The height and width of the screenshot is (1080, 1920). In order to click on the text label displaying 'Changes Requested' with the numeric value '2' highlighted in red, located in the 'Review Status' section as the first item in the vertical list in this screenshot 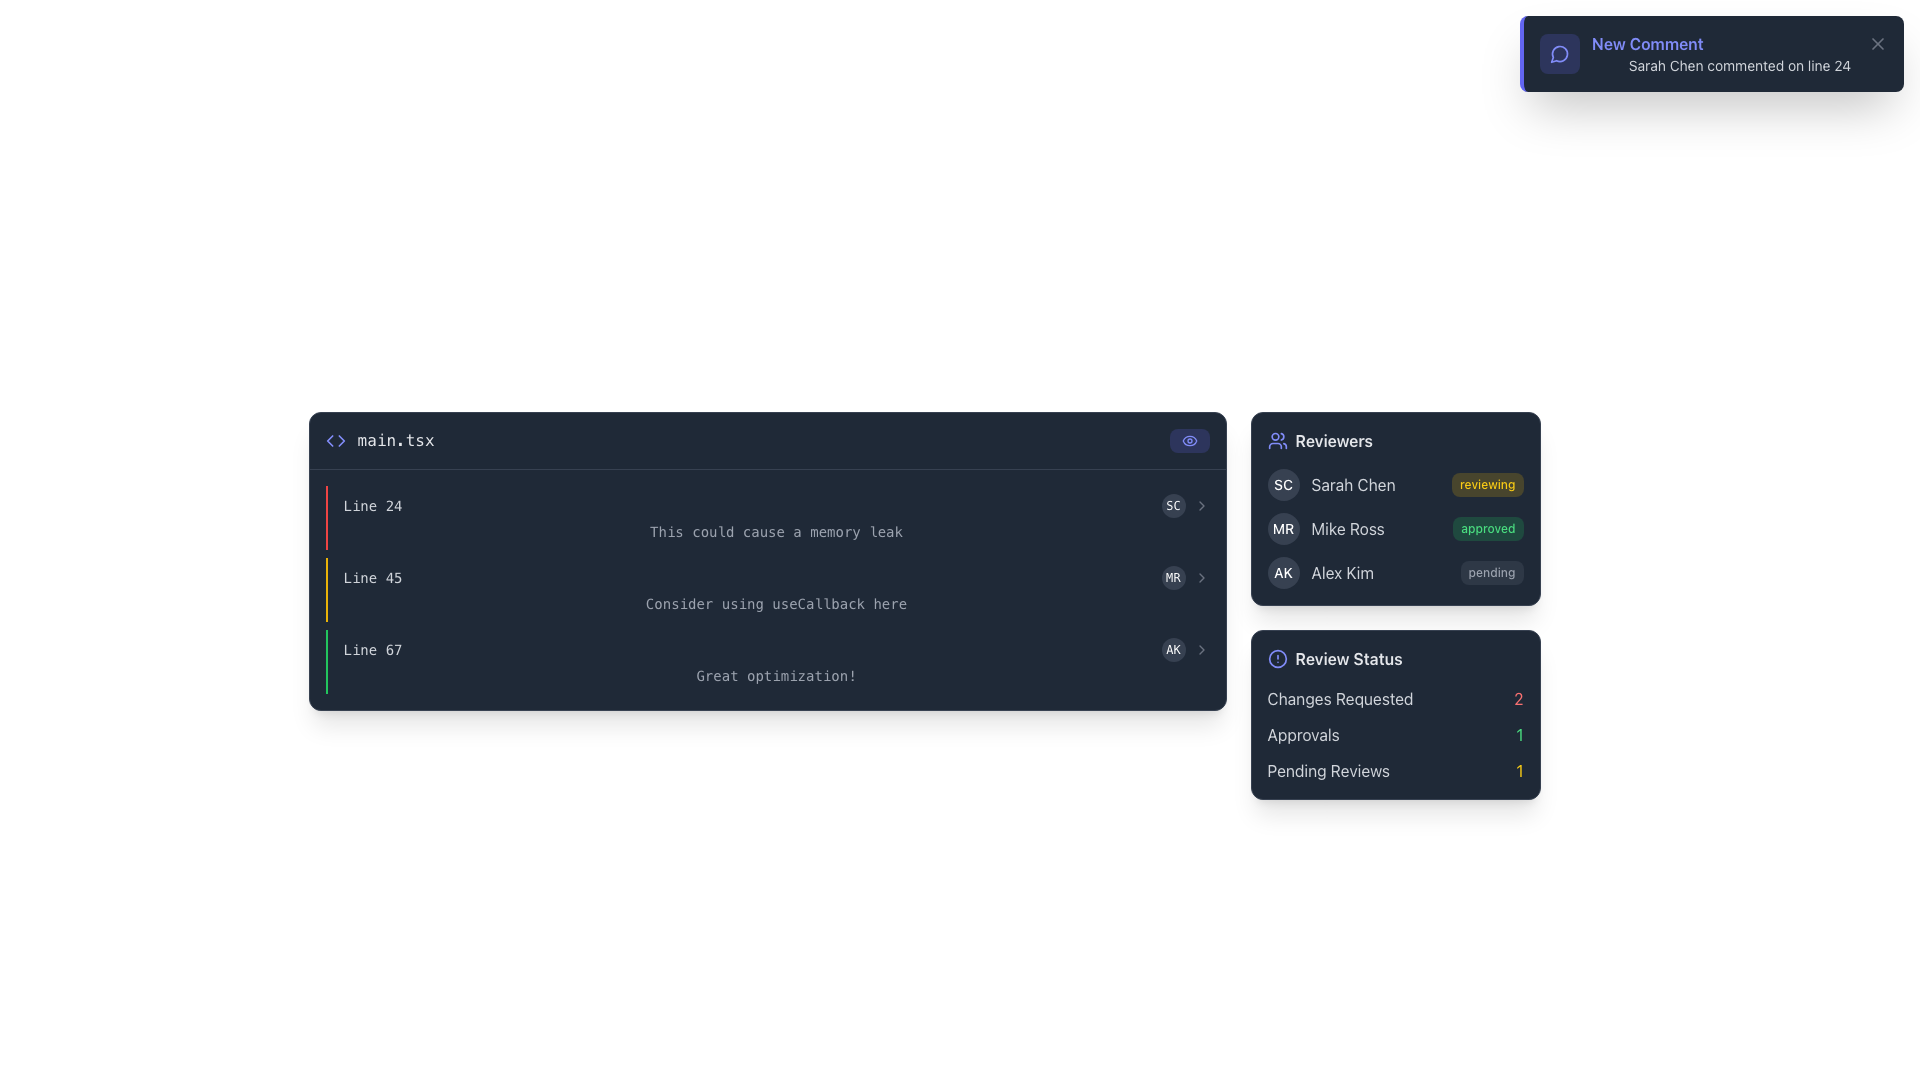, I will do `click(1394, 697)`.